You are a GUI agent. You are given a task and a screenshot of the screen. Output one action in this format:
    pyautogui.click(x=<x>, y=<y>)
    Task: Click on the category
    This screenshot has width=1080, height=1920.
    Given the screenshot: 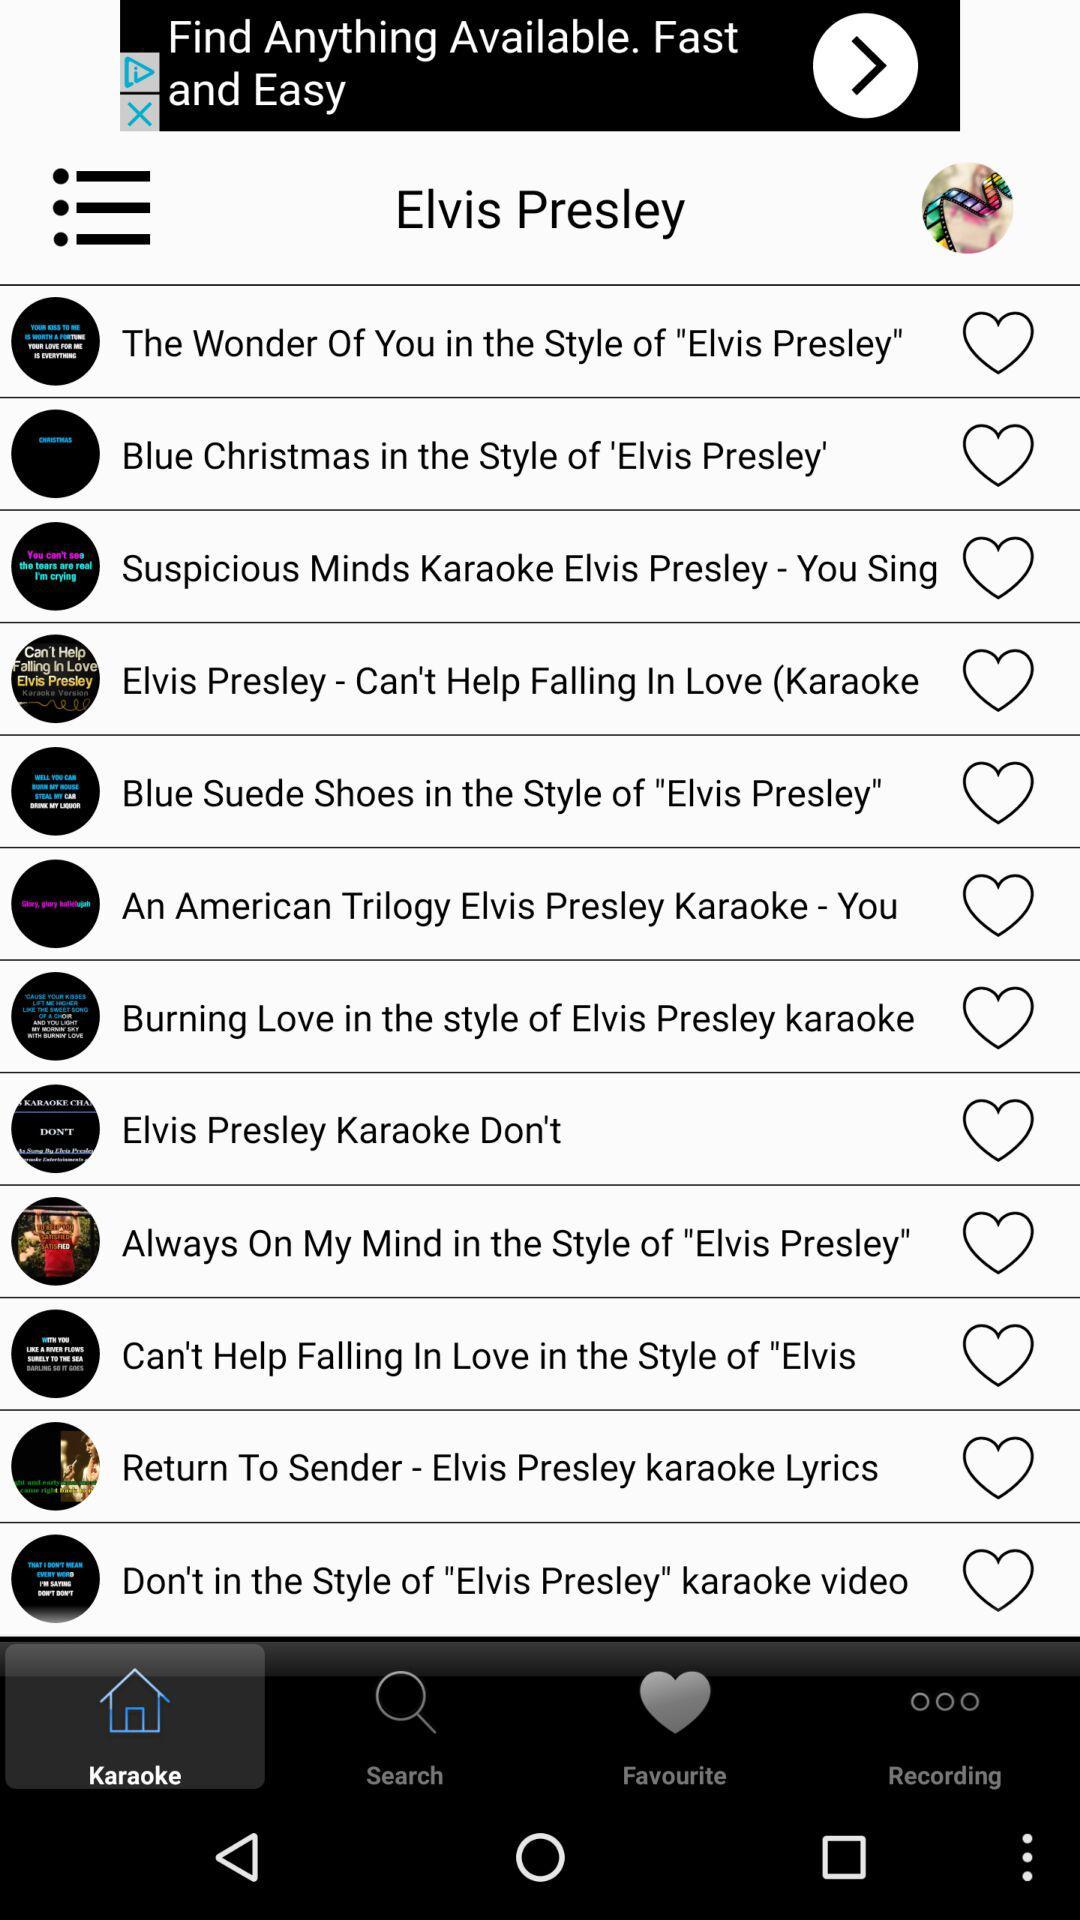 What is the action you would take?
    pyautogui.click(x=102, y=207)
    